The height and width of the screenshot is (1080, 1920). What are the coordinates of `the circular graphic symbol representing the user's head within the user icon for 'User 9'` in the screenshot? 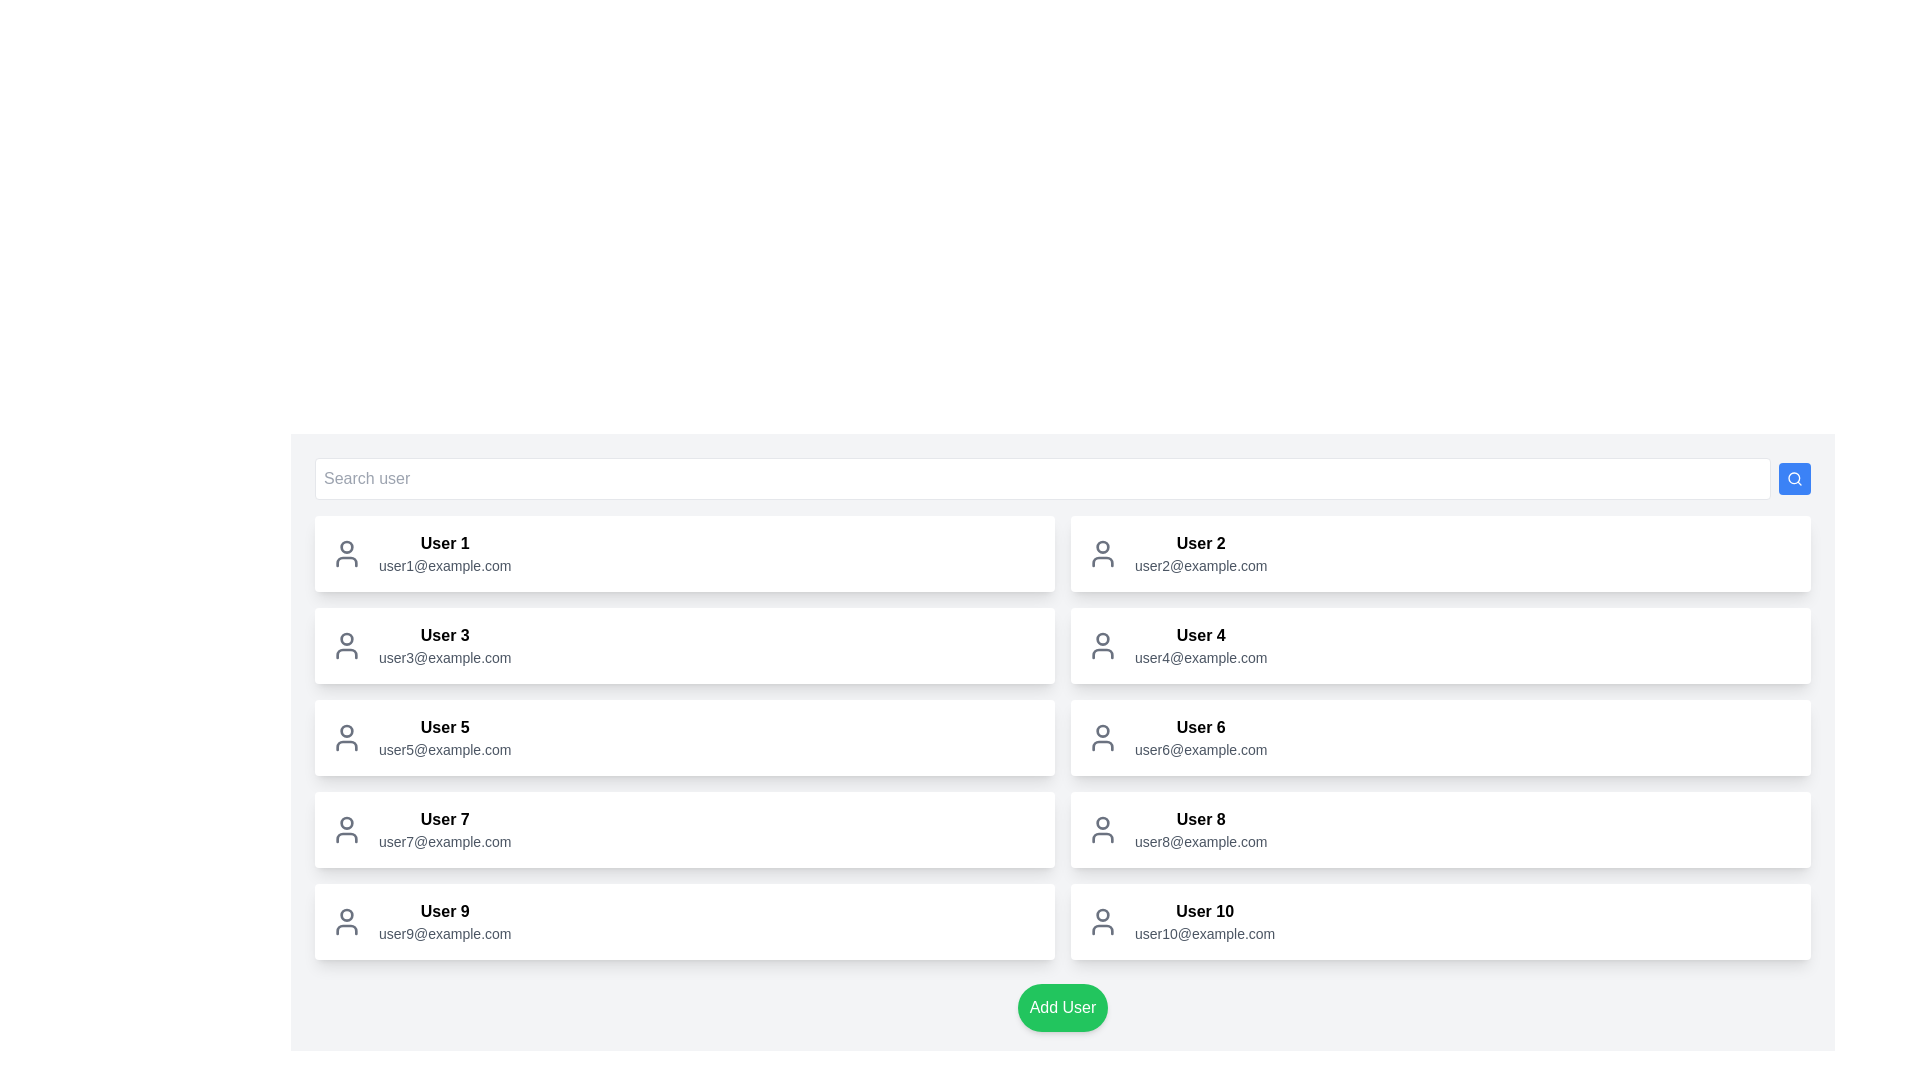 It's located at (346, 914).